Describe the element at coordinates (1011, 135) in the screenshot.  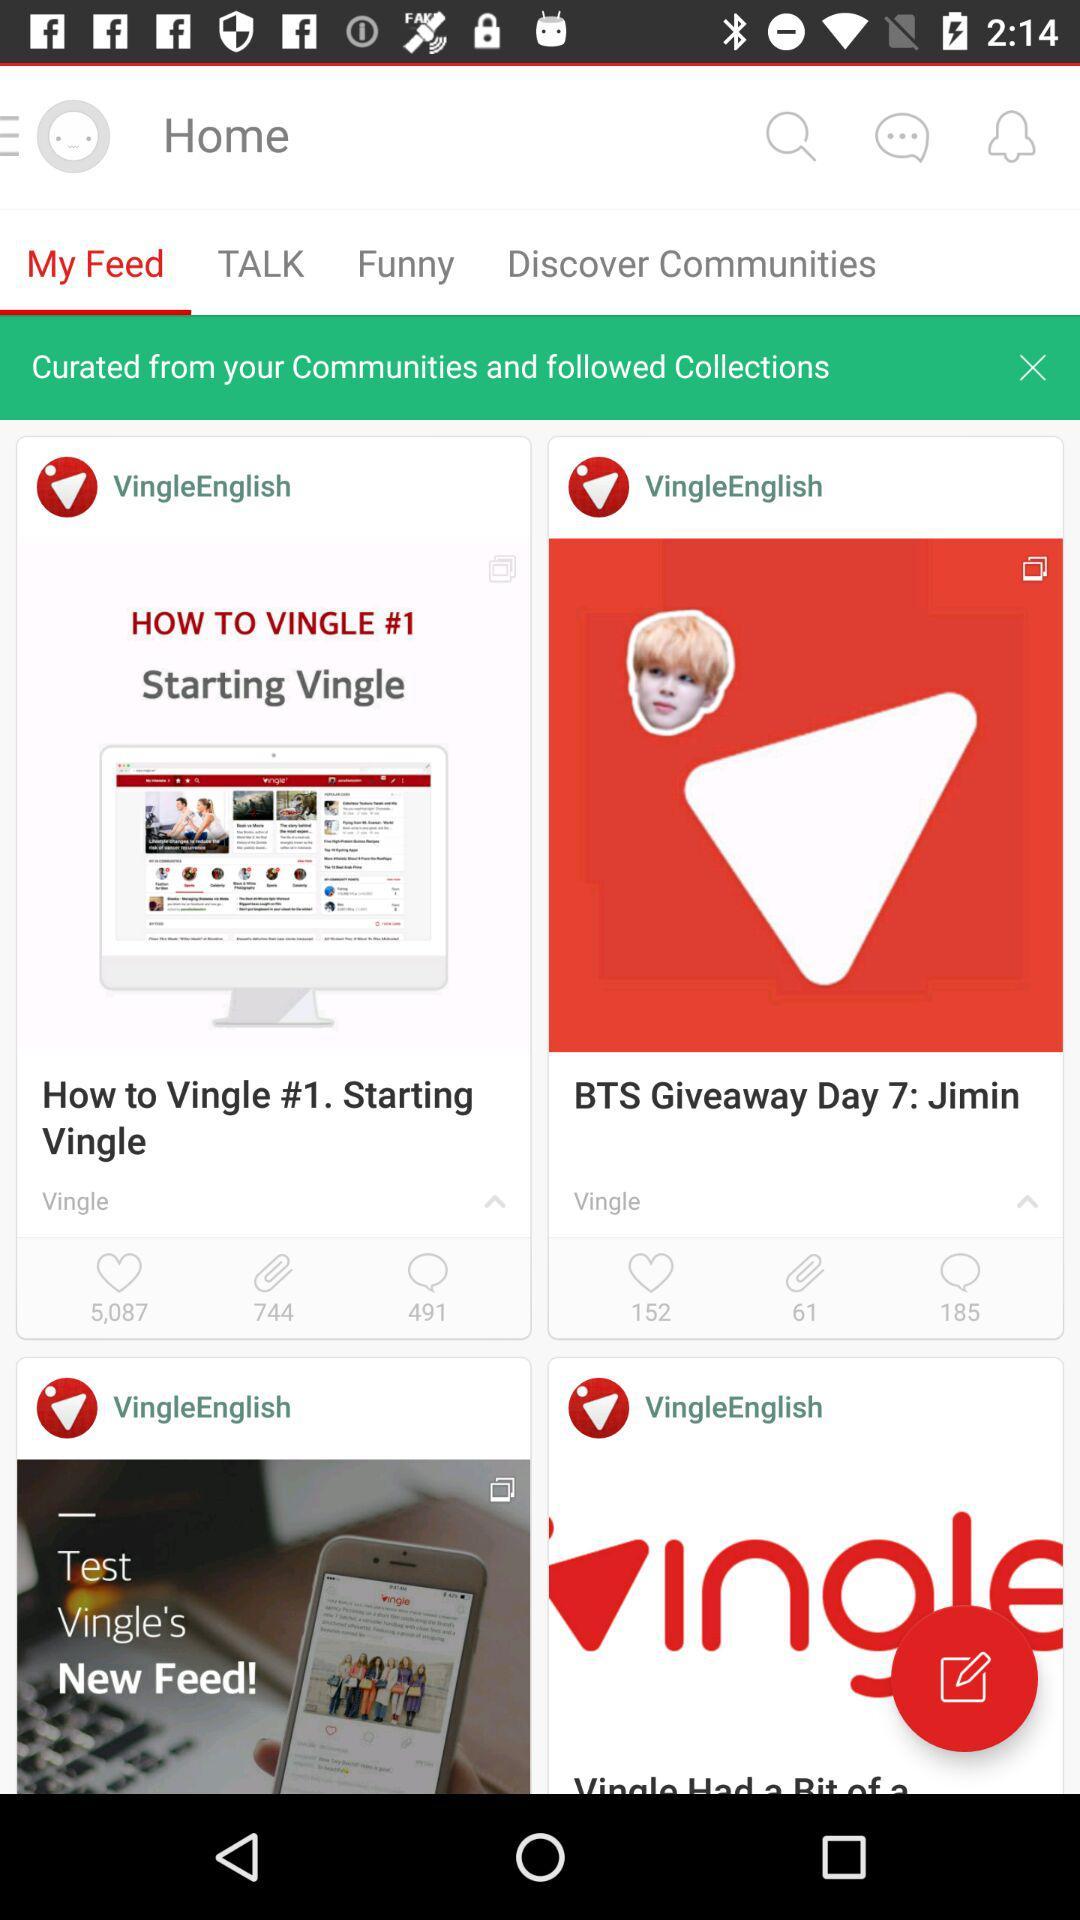
I see `the notifications icon` at that location.